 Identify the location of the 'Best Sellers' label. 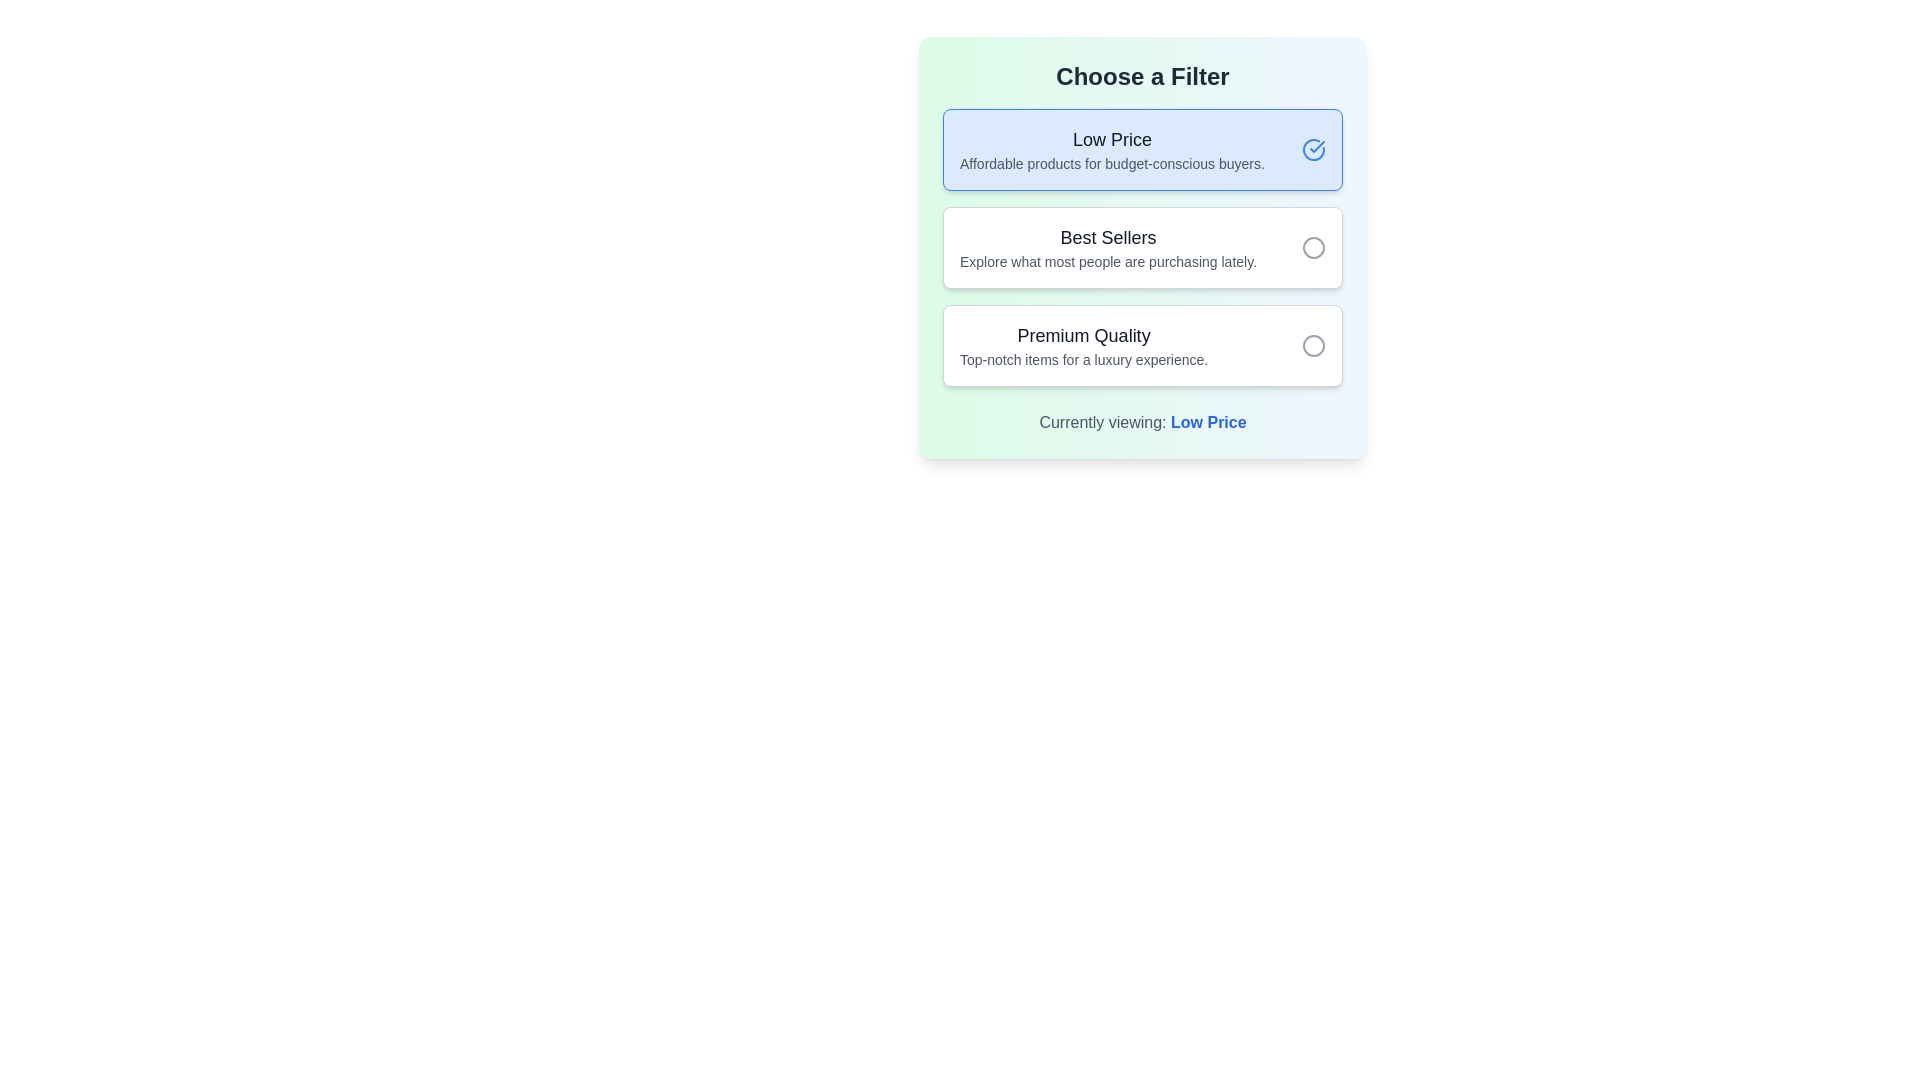
(1107, 246).